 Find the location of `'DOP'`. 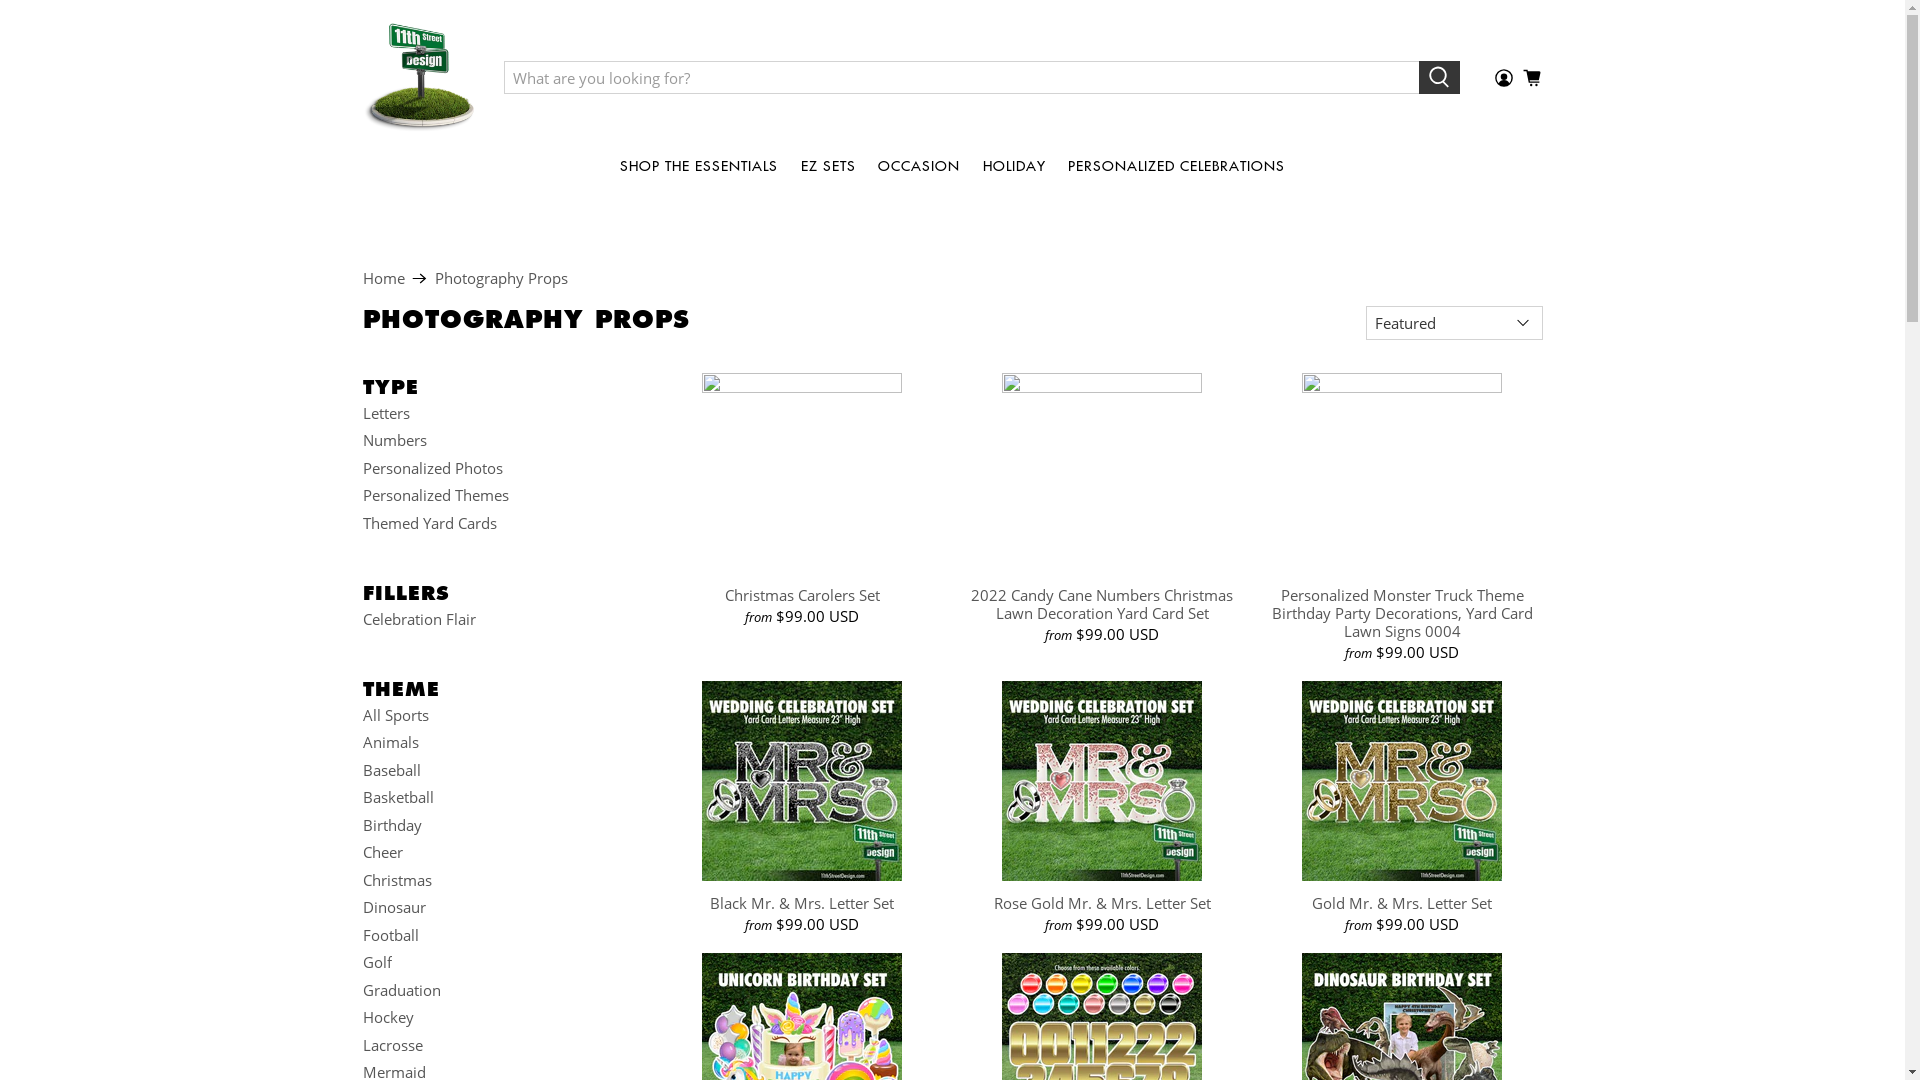

'DOP' is located at coordinates (1499, 304).